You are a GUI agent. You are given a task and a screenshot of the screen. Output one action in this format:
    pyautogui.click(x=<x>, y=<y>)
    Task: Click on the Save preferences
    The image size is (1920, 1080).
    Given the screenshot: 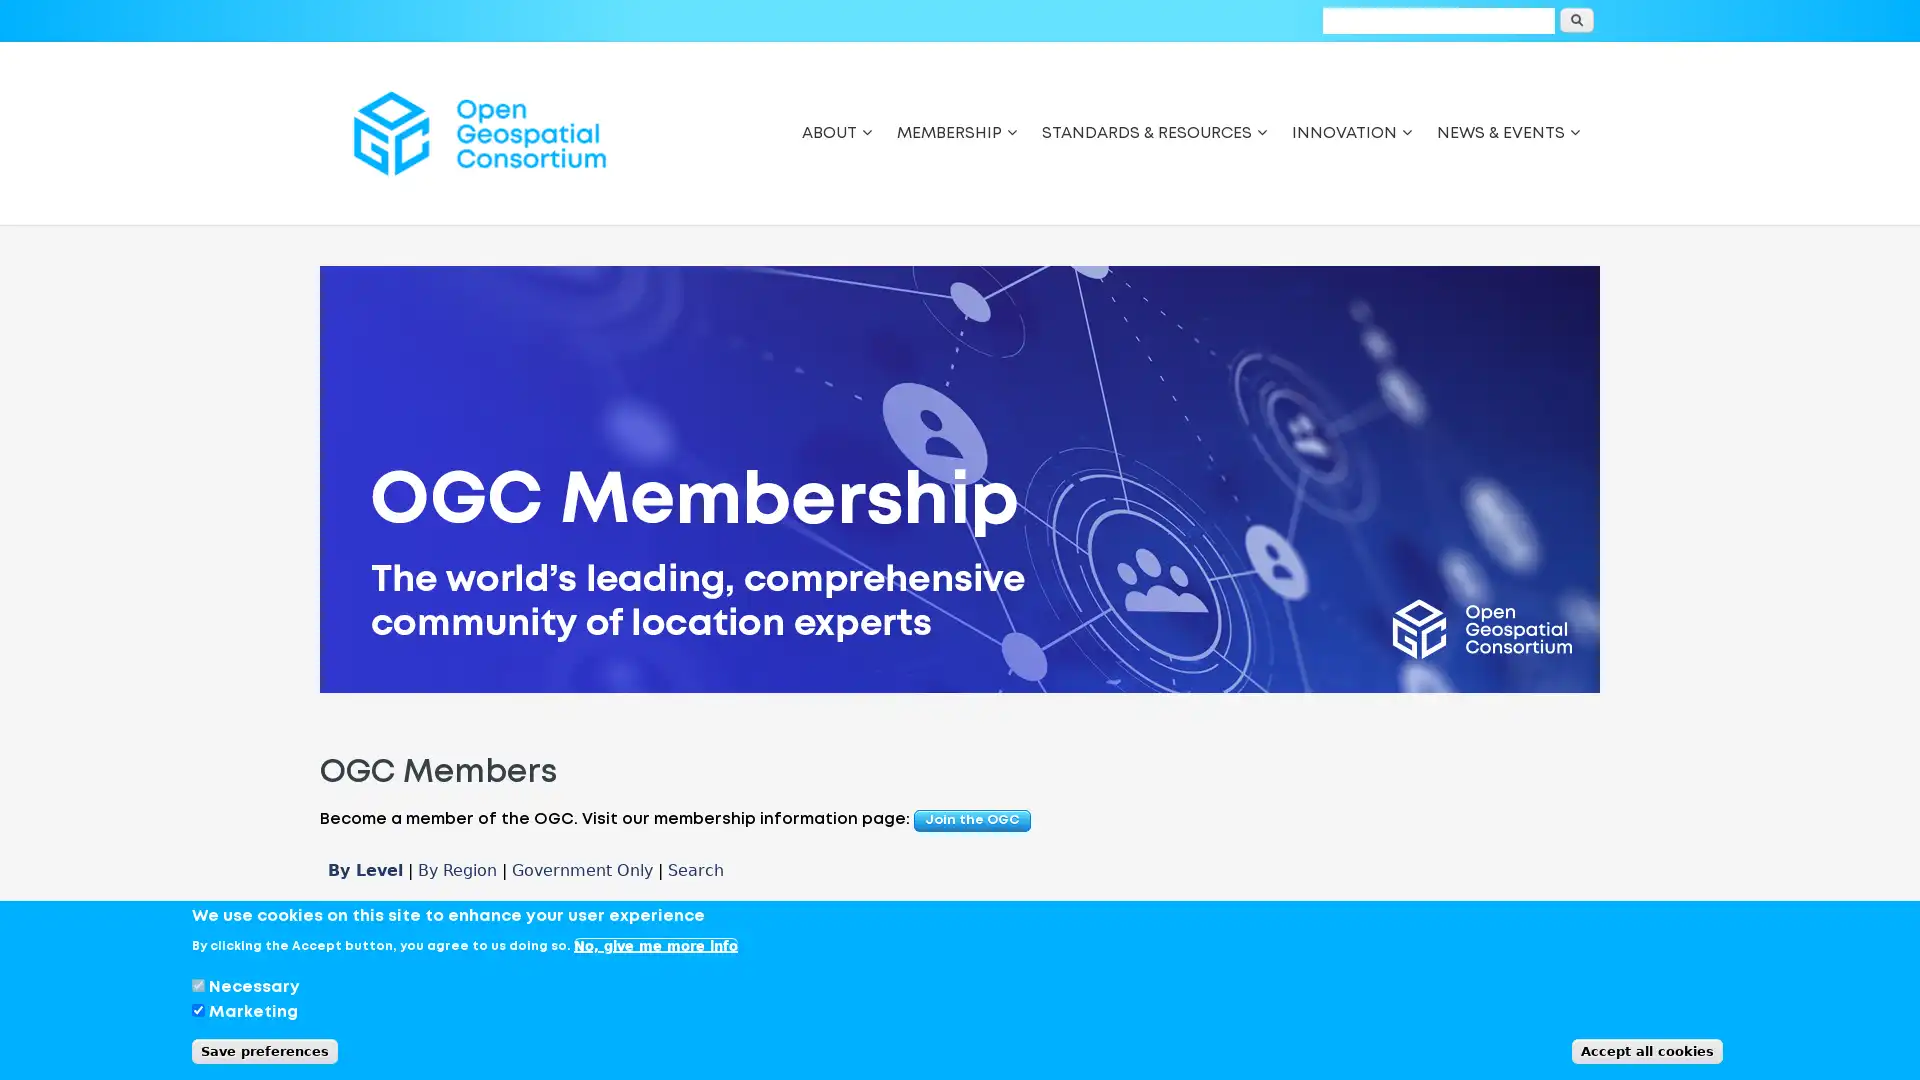 What is the action you would take?
    pyautogui.click(x=263, y=1050)
    